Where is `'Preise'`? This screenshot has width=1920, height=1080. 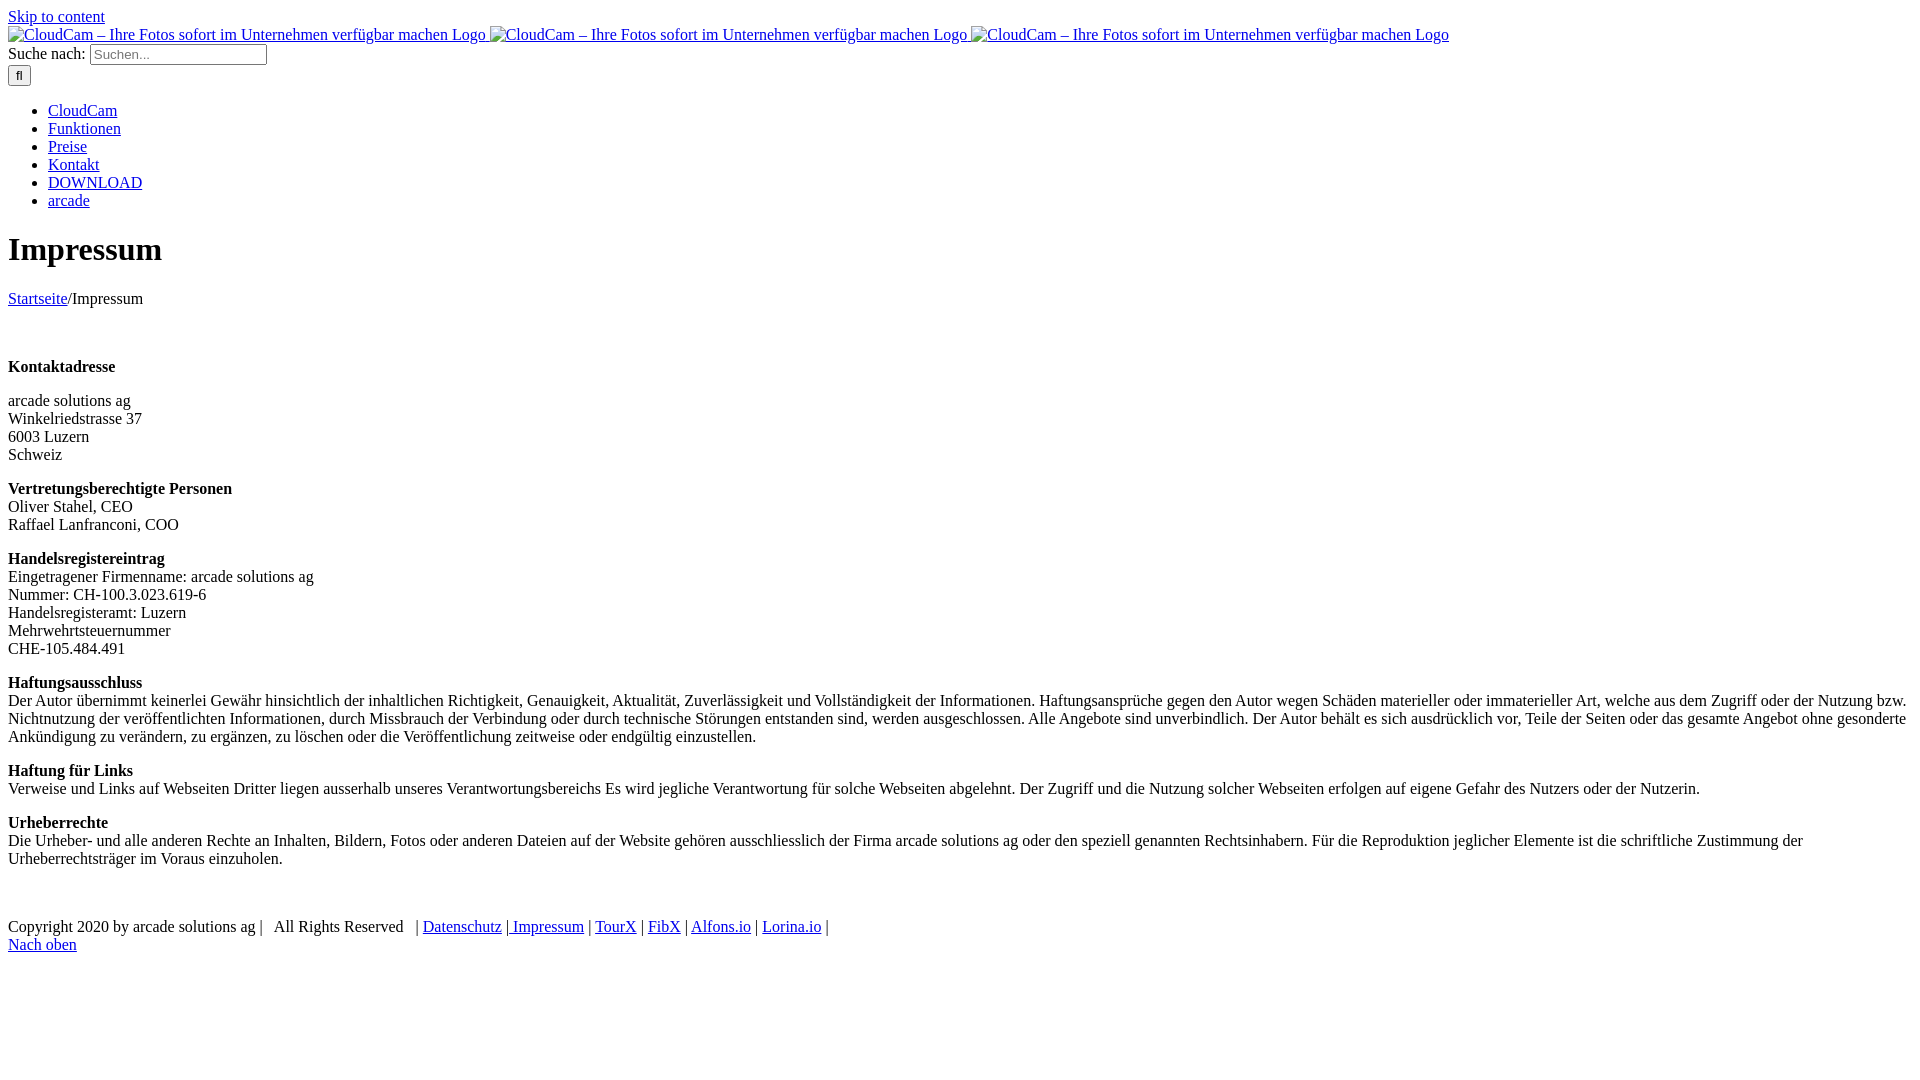 'Preise' is located at coordinates (48, 145).